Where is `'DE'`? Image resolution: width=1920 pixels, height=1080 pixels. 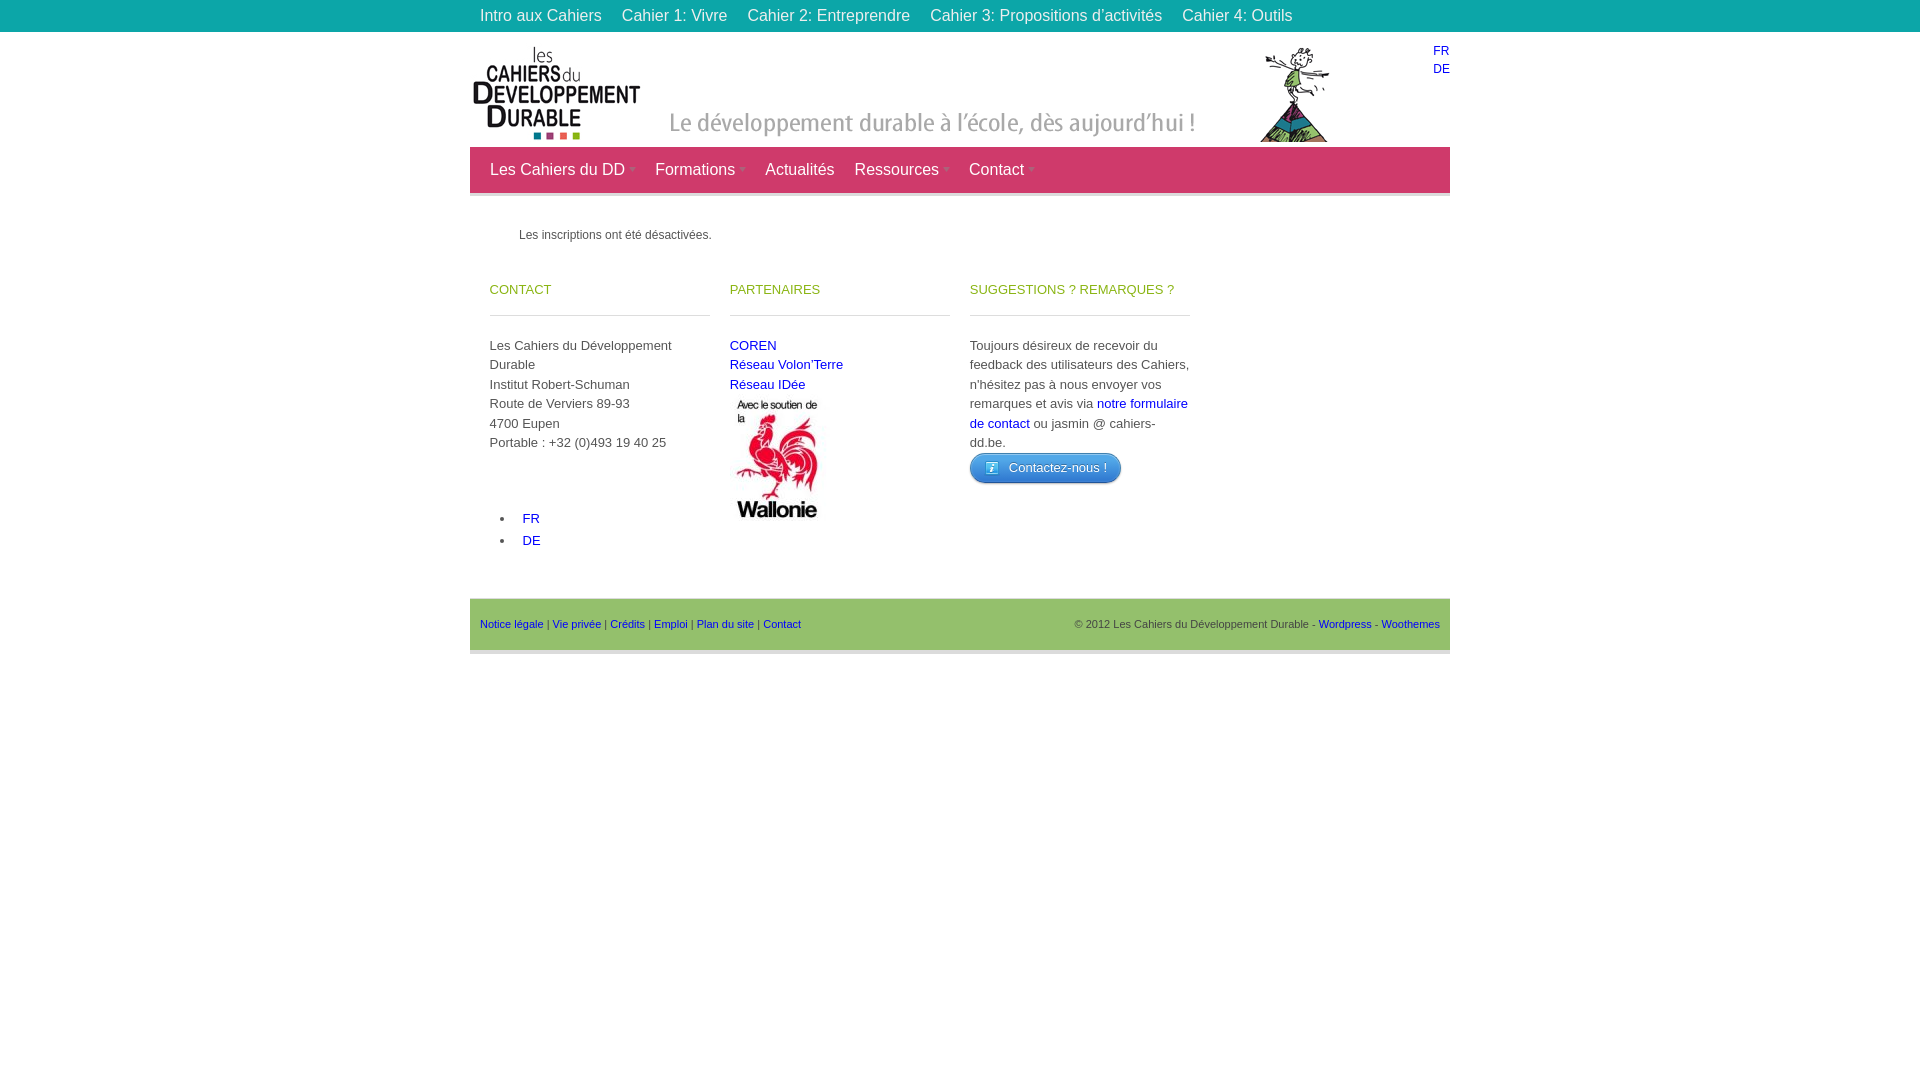 'DE' is located at coordinates (529, 538).